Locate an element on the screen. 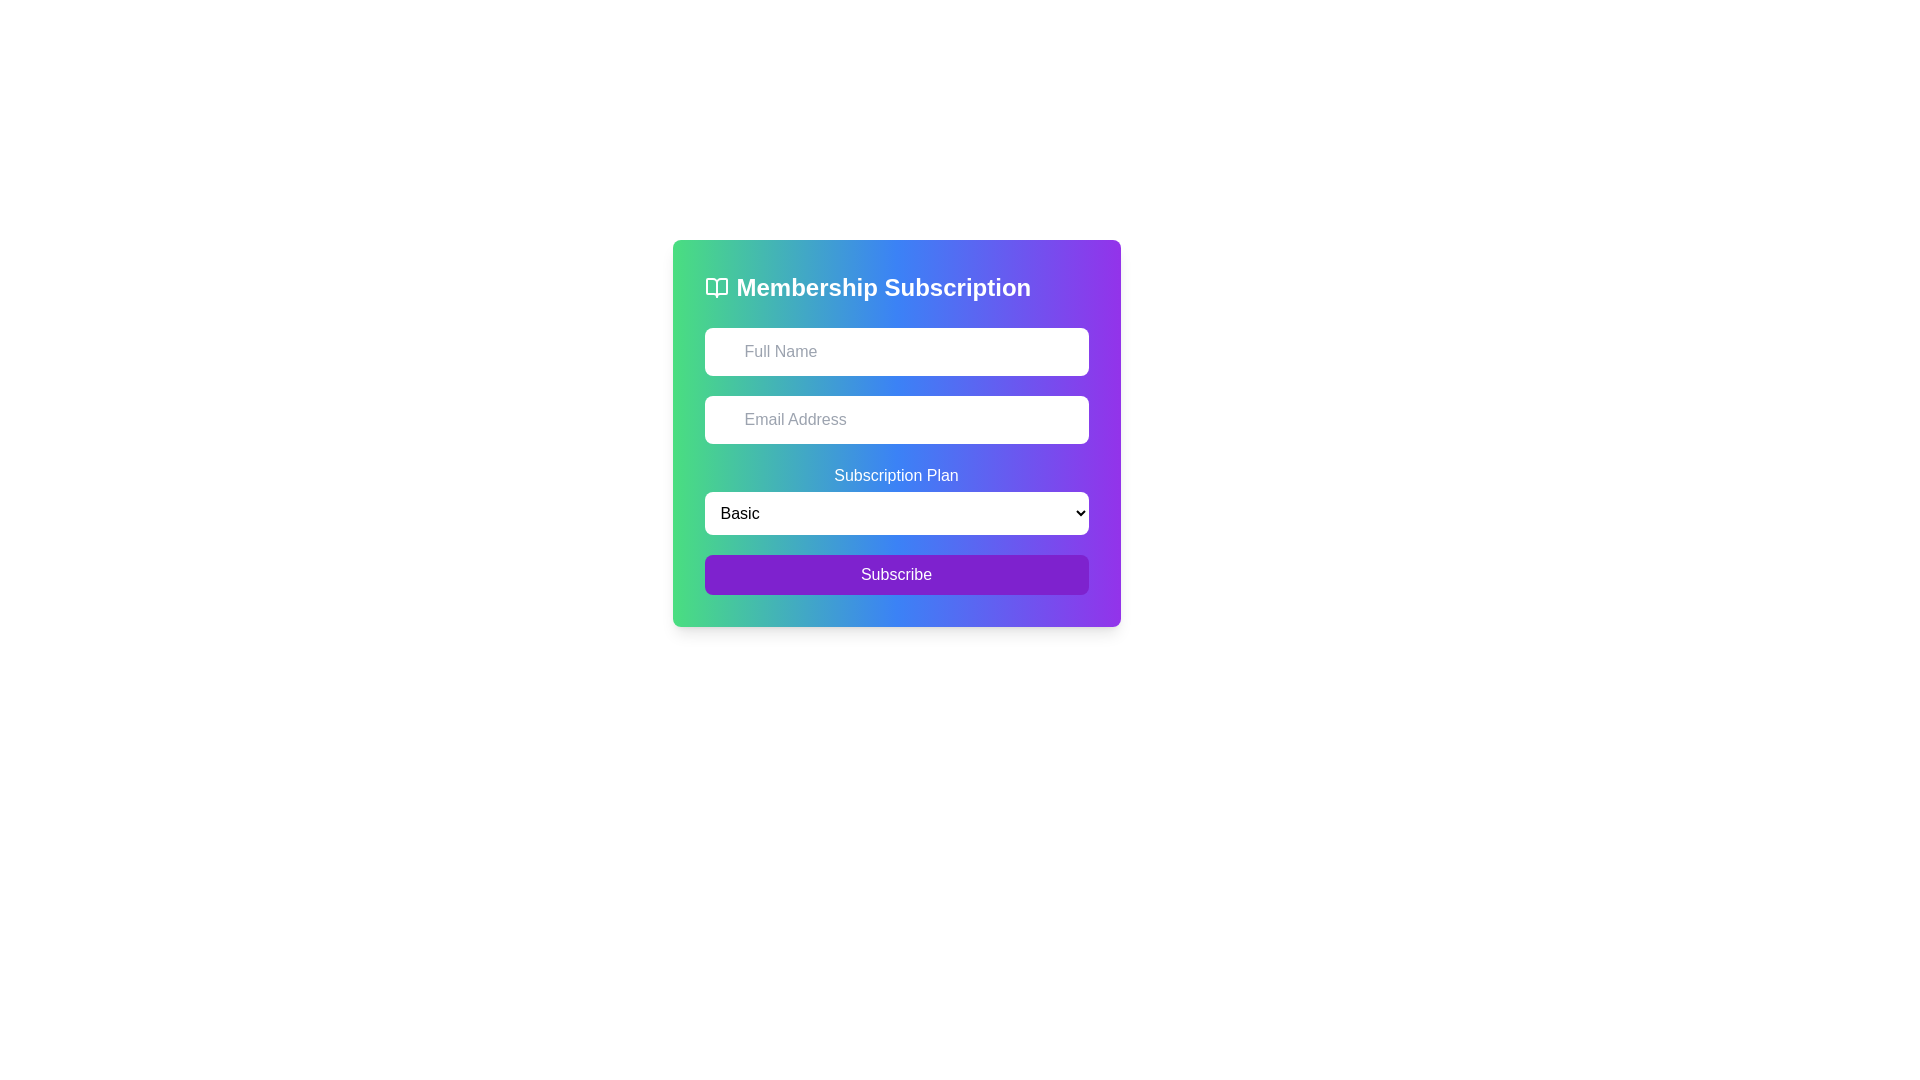  the email input field, which is the second input in the vertical stack, to focus on it is located at coordinates (895, 419).